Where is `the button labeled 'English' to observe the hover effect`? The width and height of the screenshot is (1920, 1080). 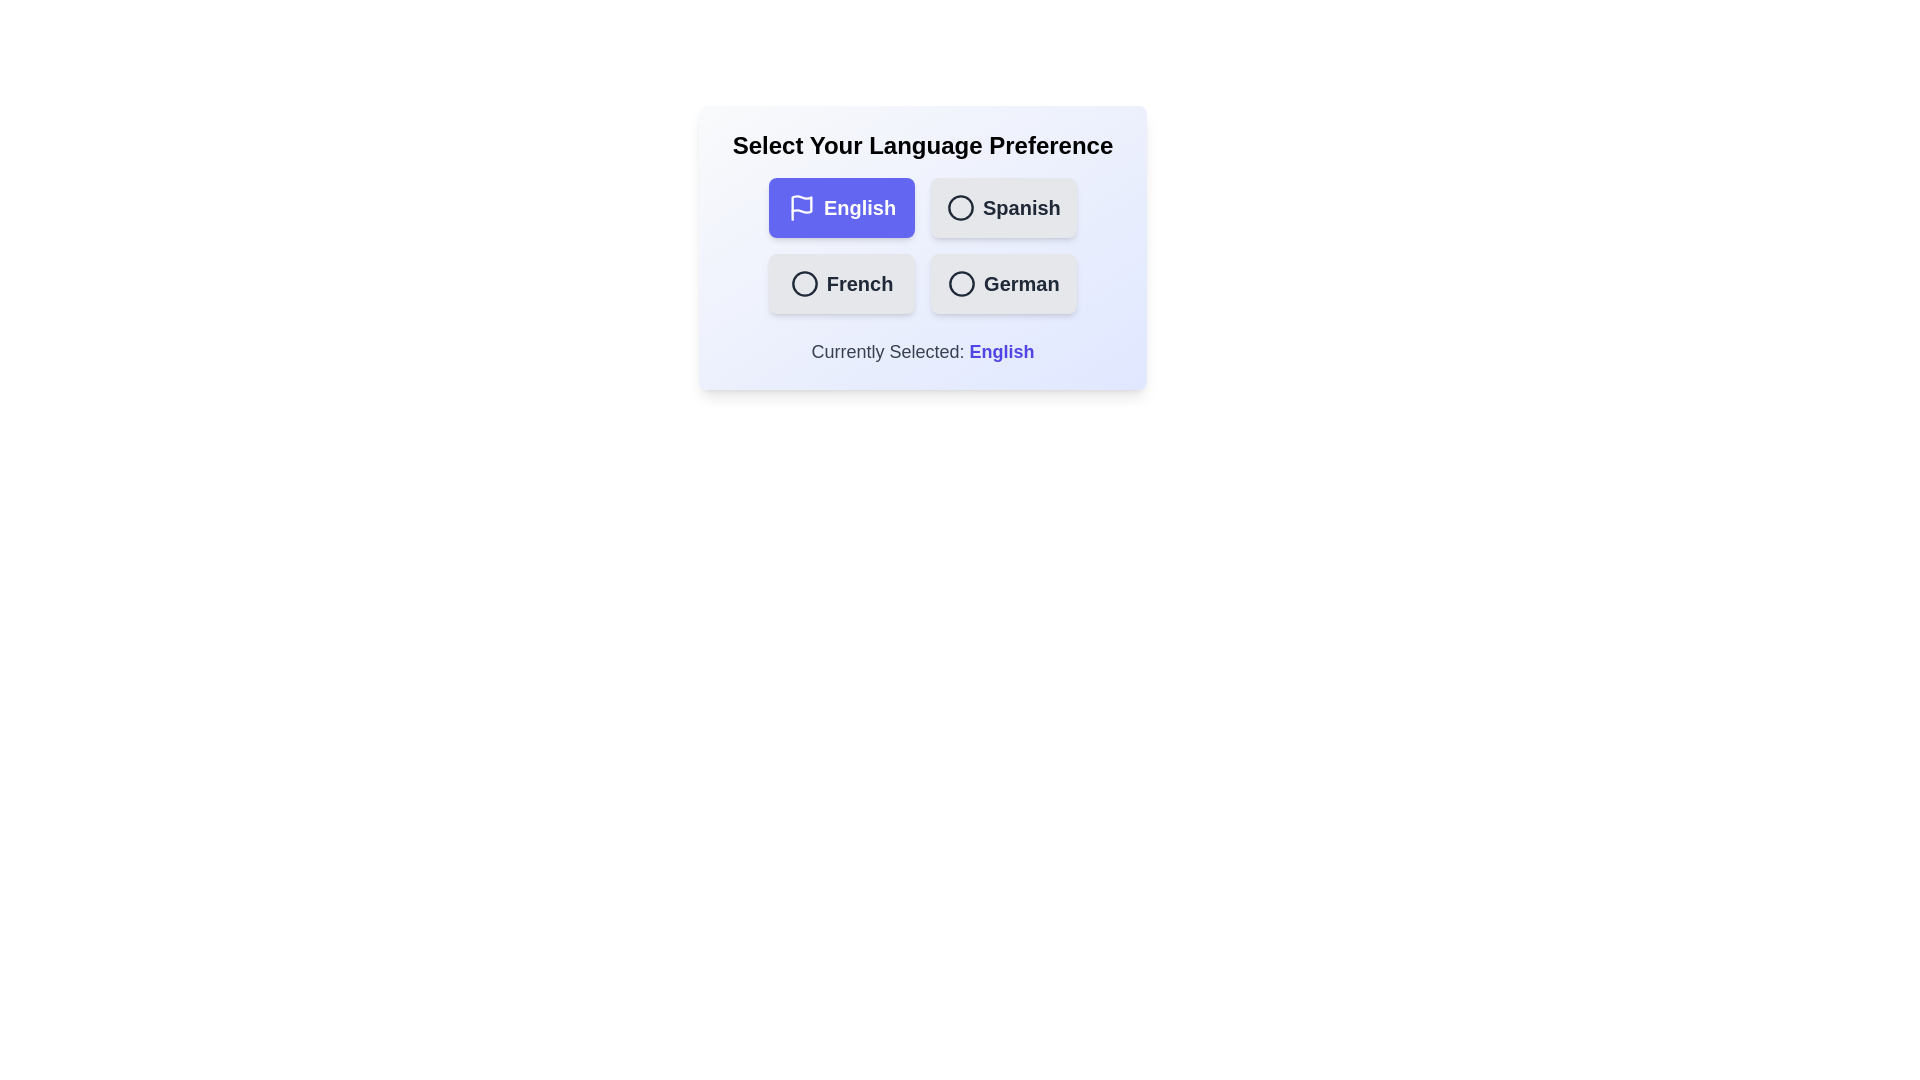 the button labeled 'English' to observe the hover effect is located at coordinates (841, 208).